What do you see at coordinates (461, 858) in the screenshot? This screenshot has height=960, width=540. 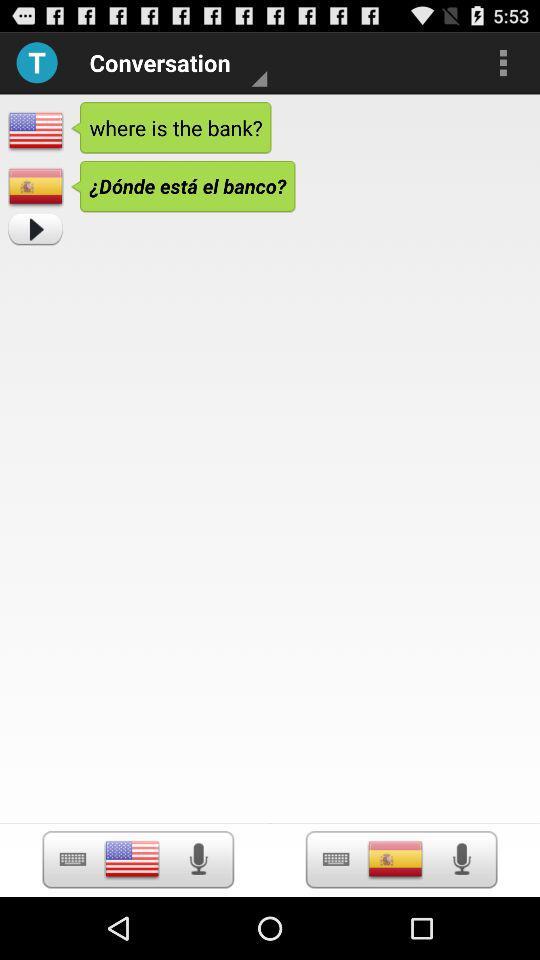 I see `open microphone options` at bounding box center [461, 858].